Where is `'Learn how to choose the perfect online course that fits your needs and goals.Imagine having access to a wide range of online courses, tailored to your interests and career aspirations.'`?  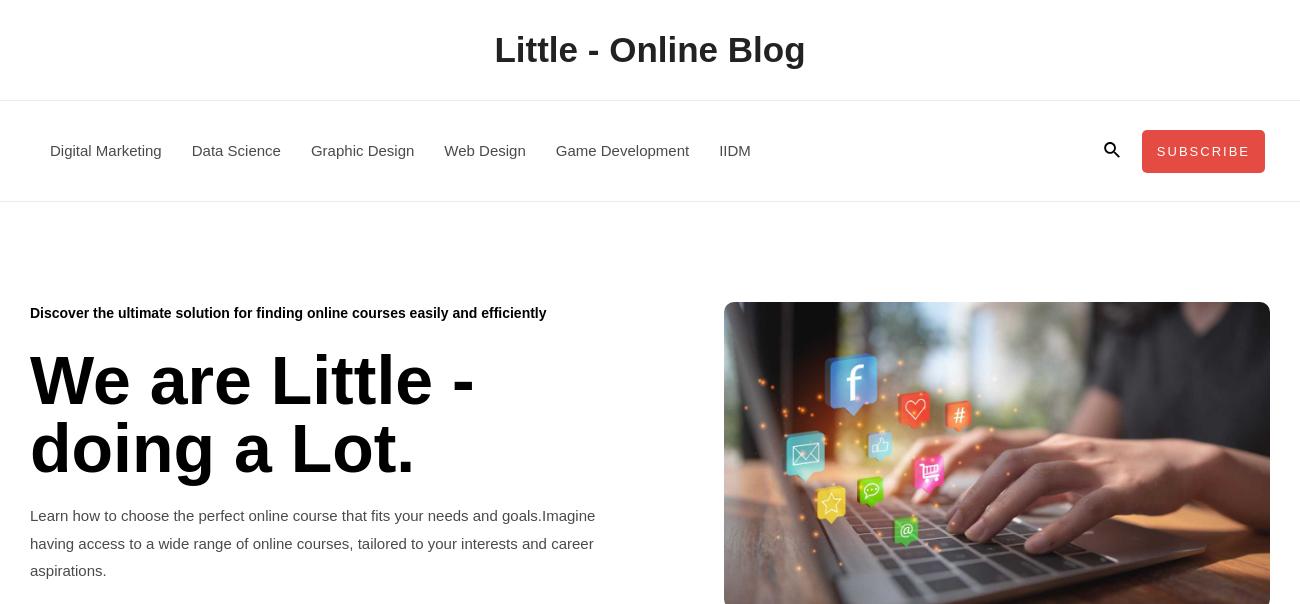 'Learn how to choose the perfect online course that fits your needs and goals.Imagine having access to a wide range of online courses, tailored to your interests and career aspirations.' is located at coordinates (312, 541).